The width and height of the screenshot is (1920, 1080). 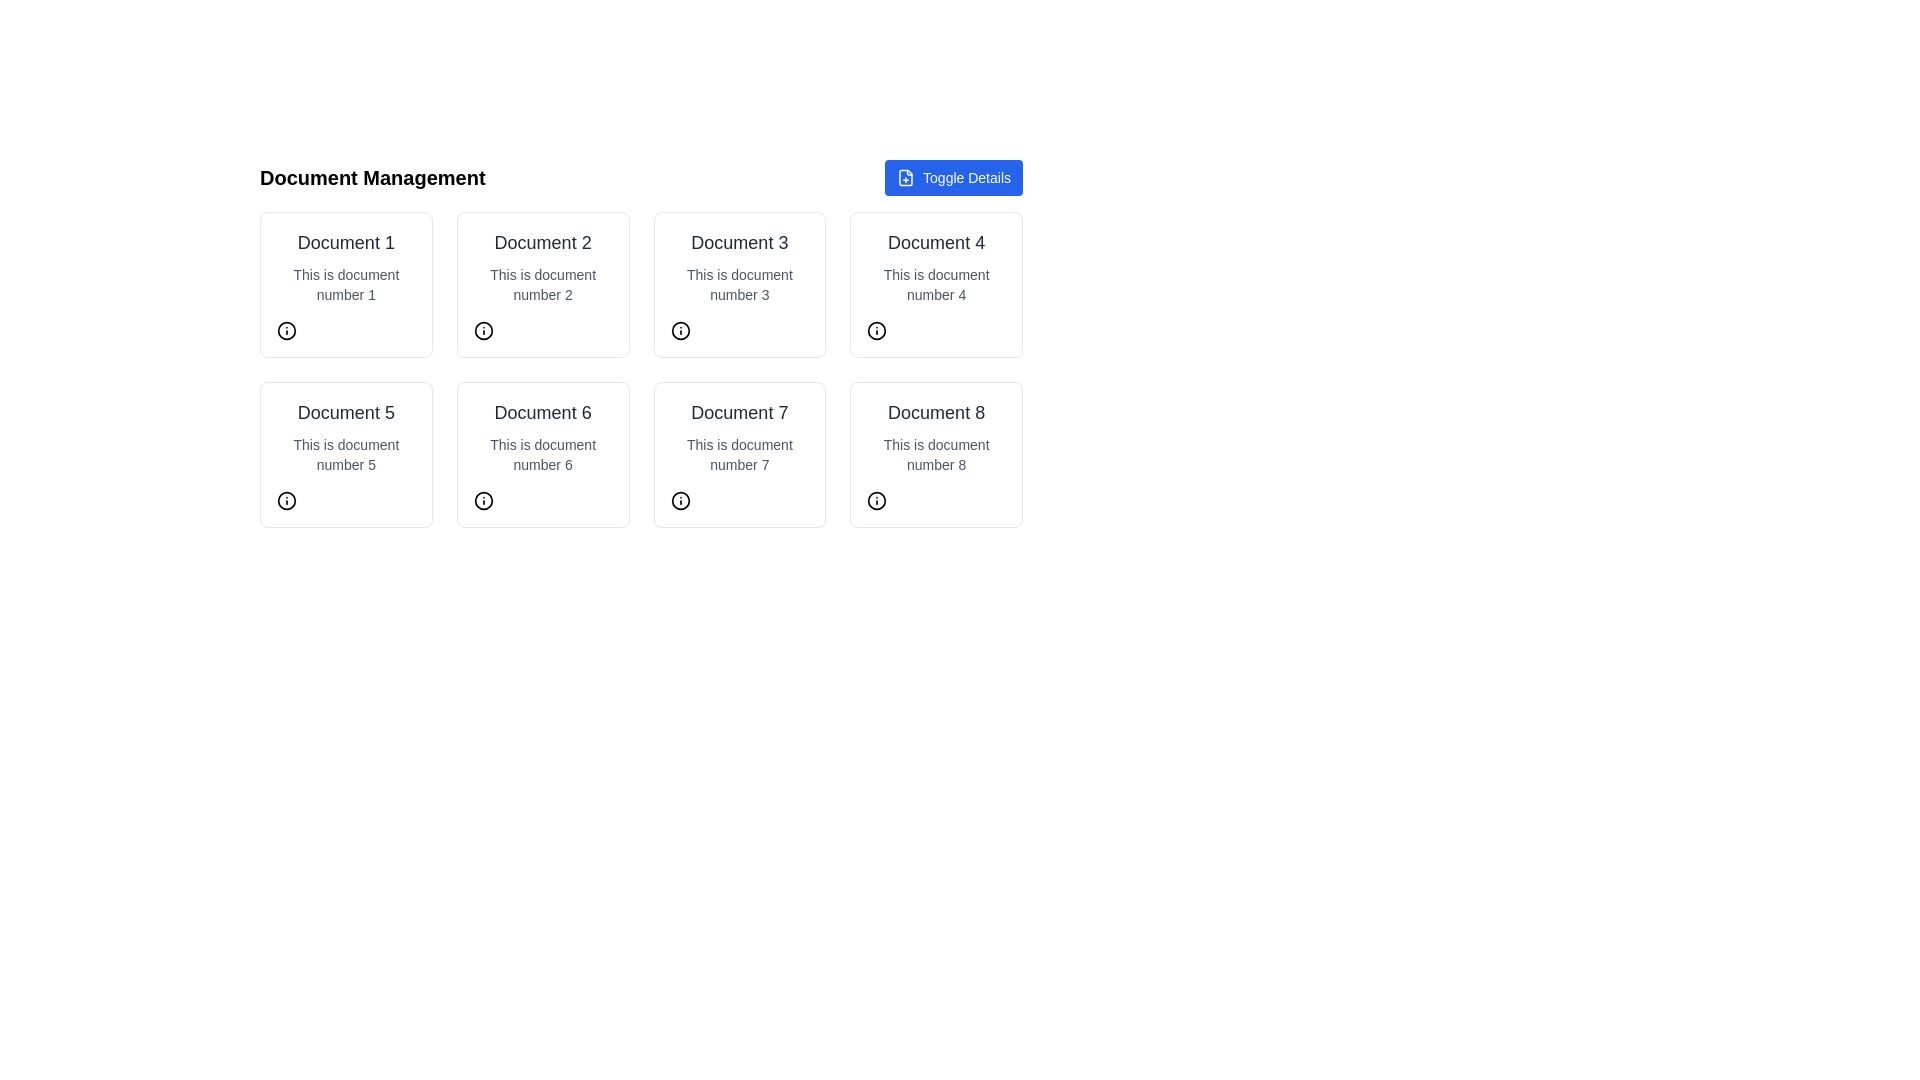 What do you see at coordinates (953, 176) in the screenshot?
I see `the blue rectangular button labeled 'Toggle Details' with a file icon` at bounding box center [953, 176].